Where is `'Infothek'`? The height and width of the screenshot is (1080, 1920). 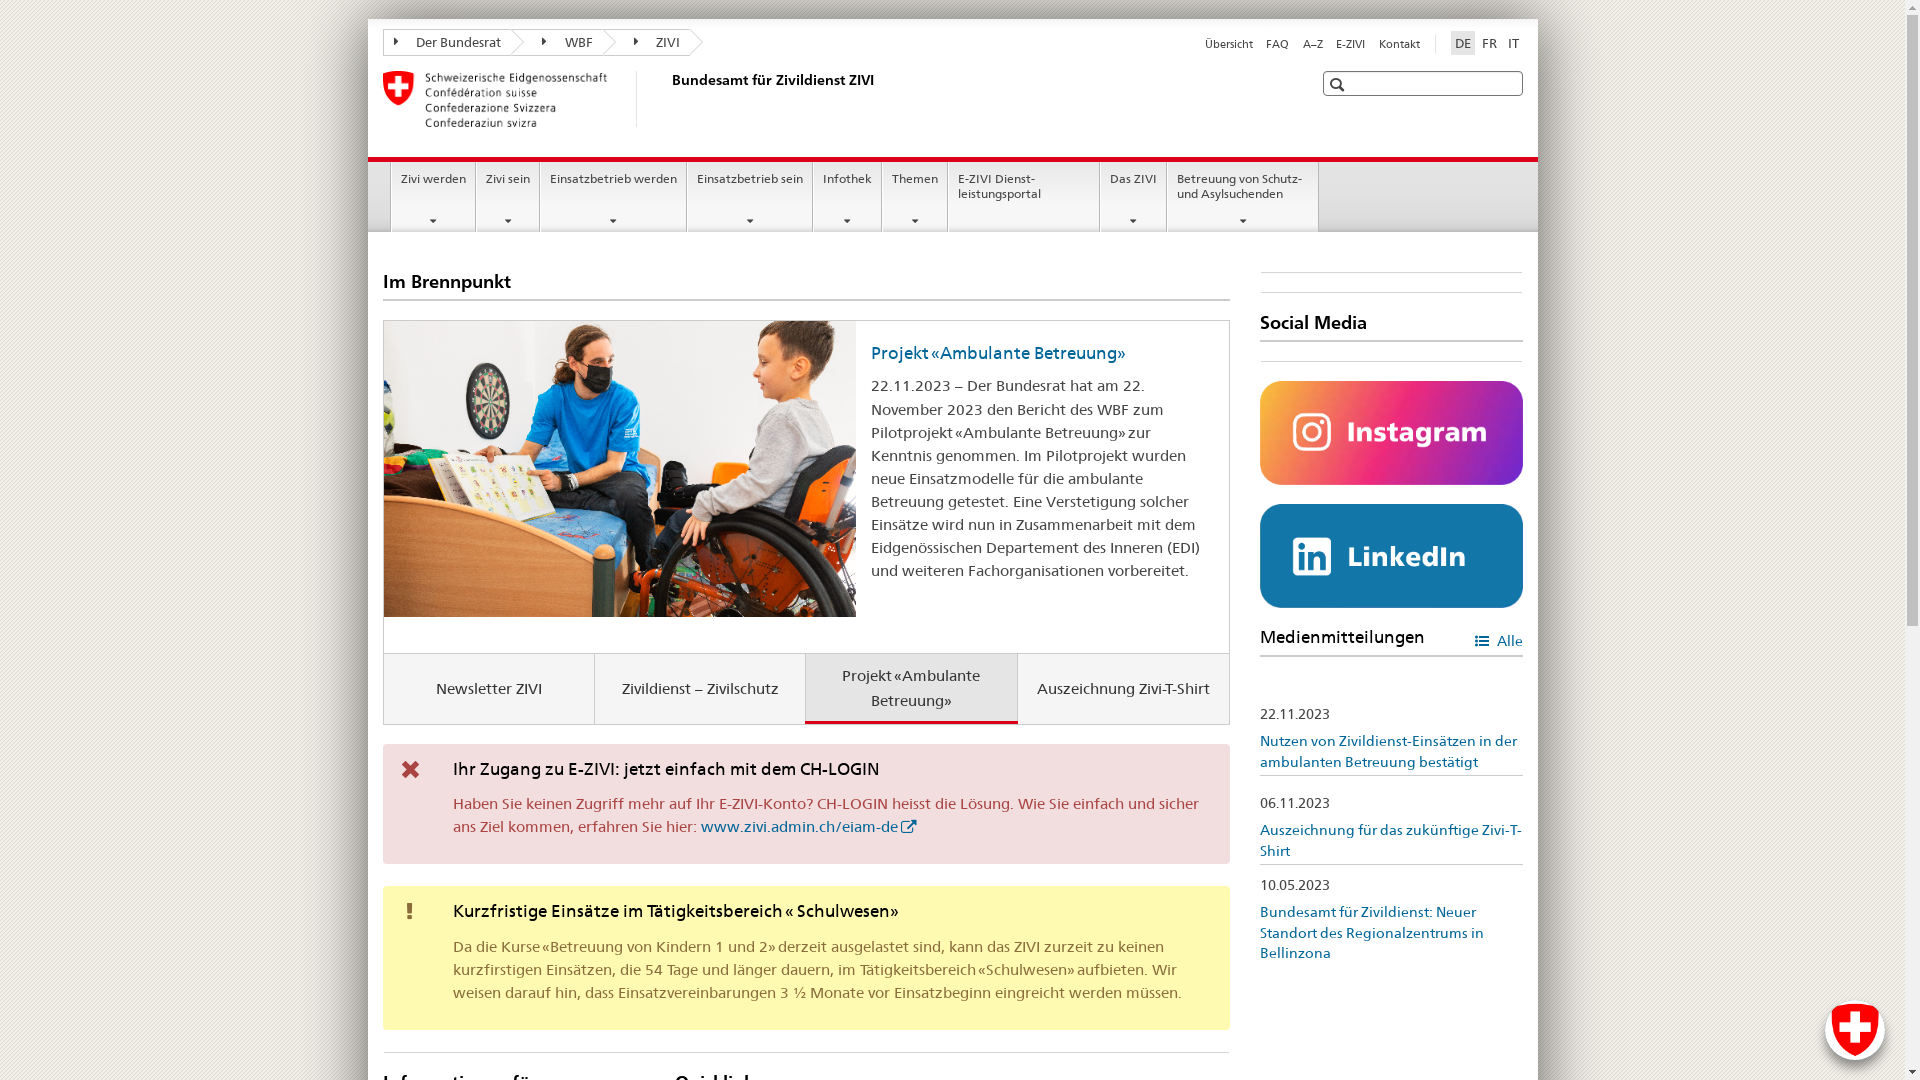
'Infothek' is located at coordinates (847, 196).